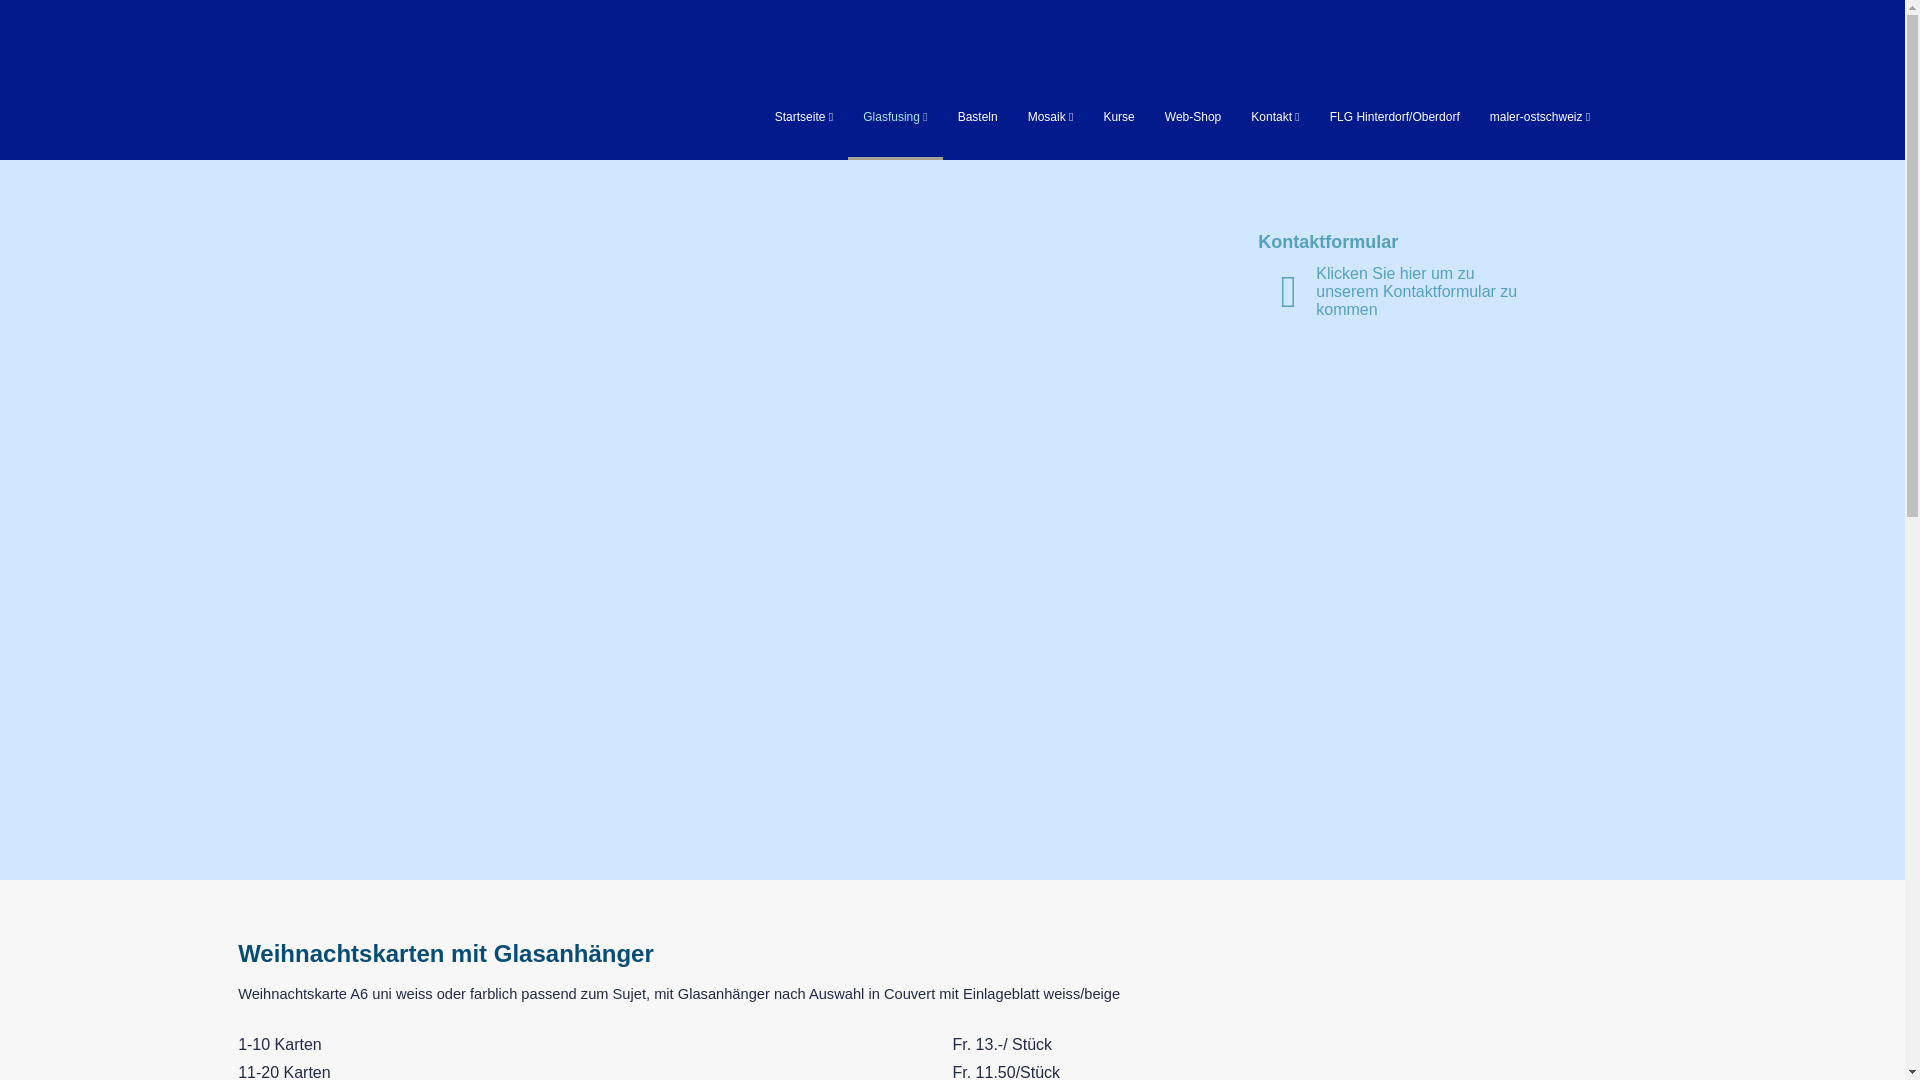  I want to click on 'FLG Hinterdorf/Oberdorf', so click(1394, 116).